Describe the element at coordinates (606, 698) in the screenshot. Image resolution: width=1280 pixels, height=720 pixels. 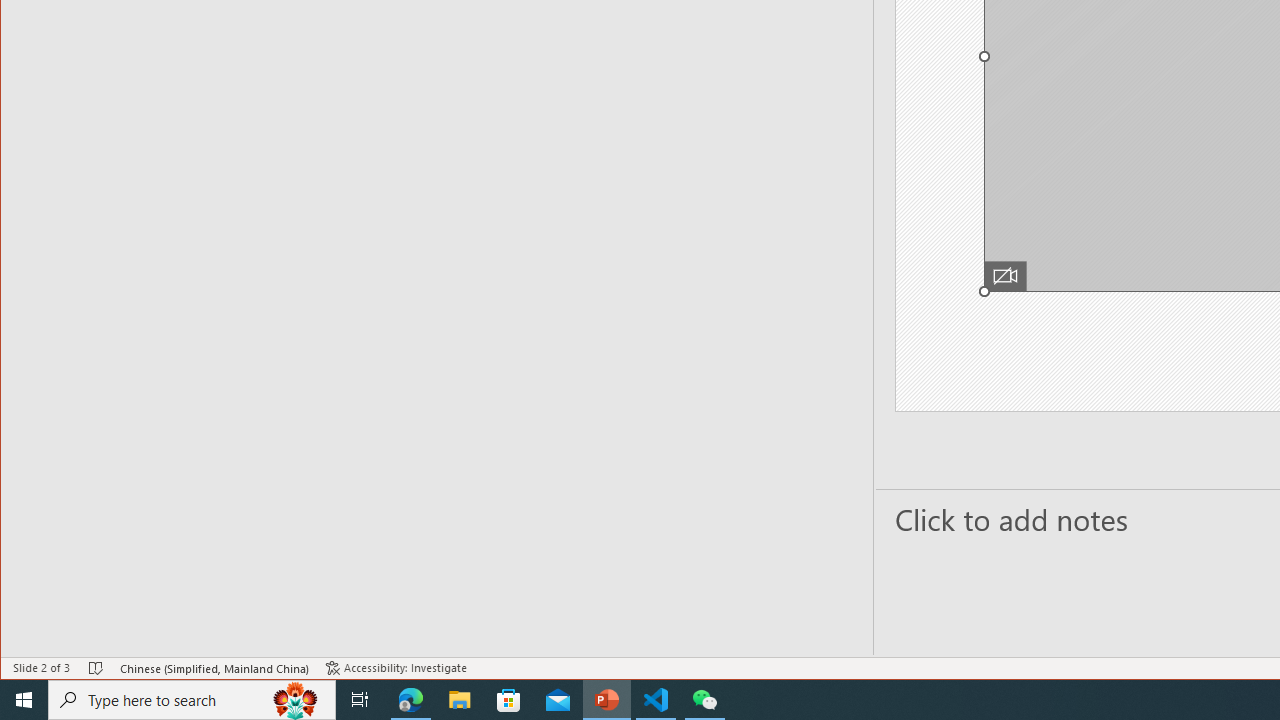
I see `'PowerPoint - 1 running window'` at that location.